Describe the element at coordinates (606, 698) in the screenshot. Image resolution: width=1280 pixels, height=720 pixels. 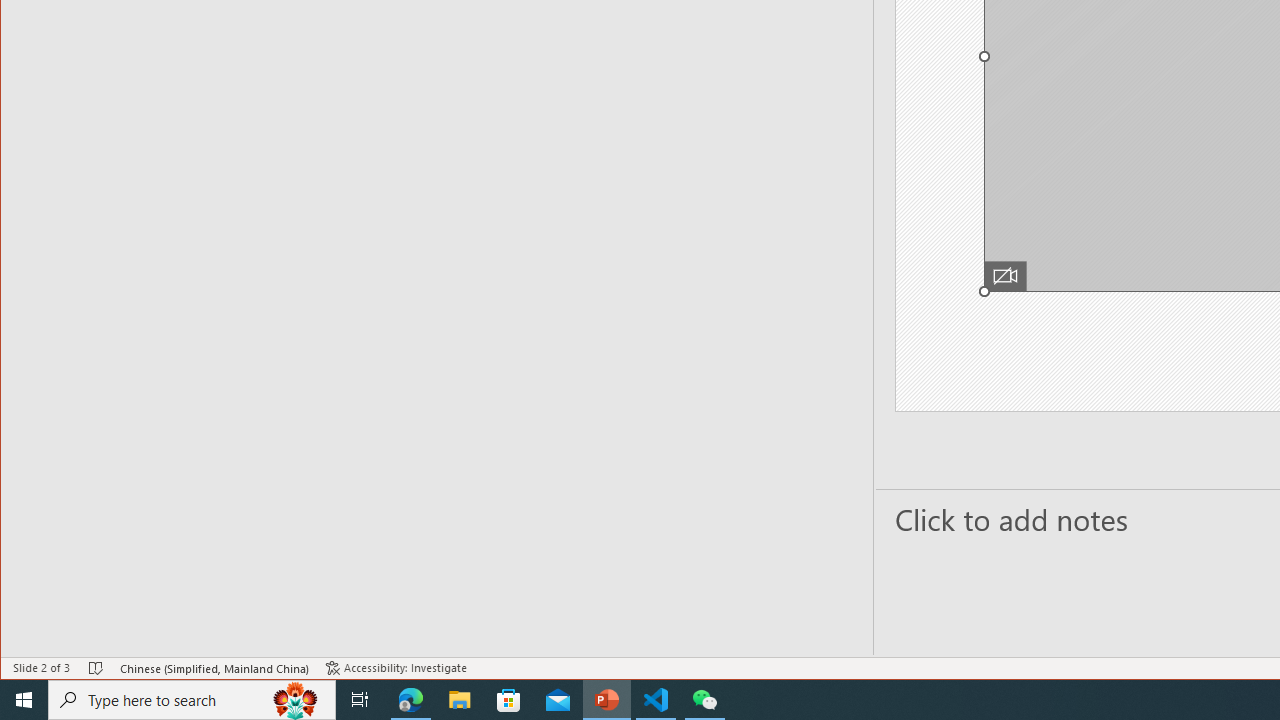
I see `'PowerPoint - 1 running window'` at that location.